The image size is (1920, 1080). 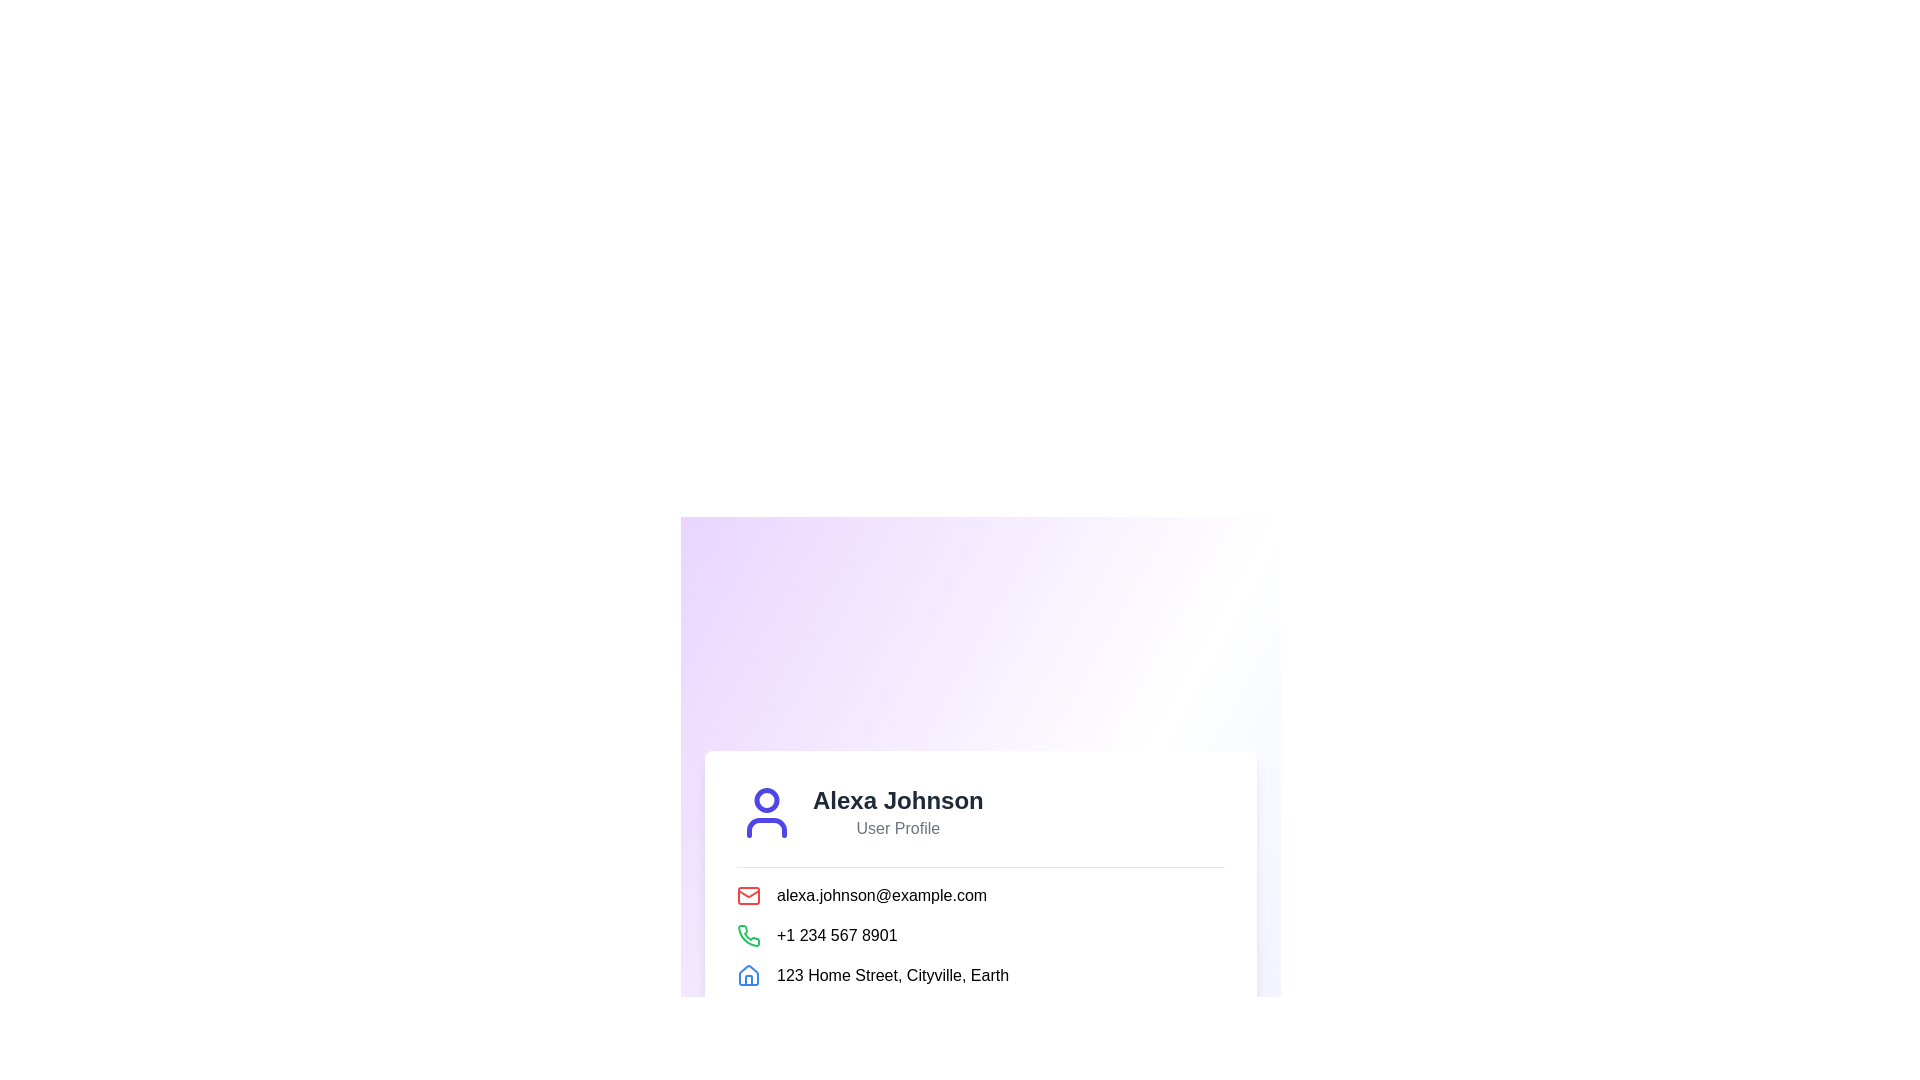 I want to click on the small circular SVG graphic element located at the top center of the user profile icon resembling a human silhouette, so click(x=766, y=798).